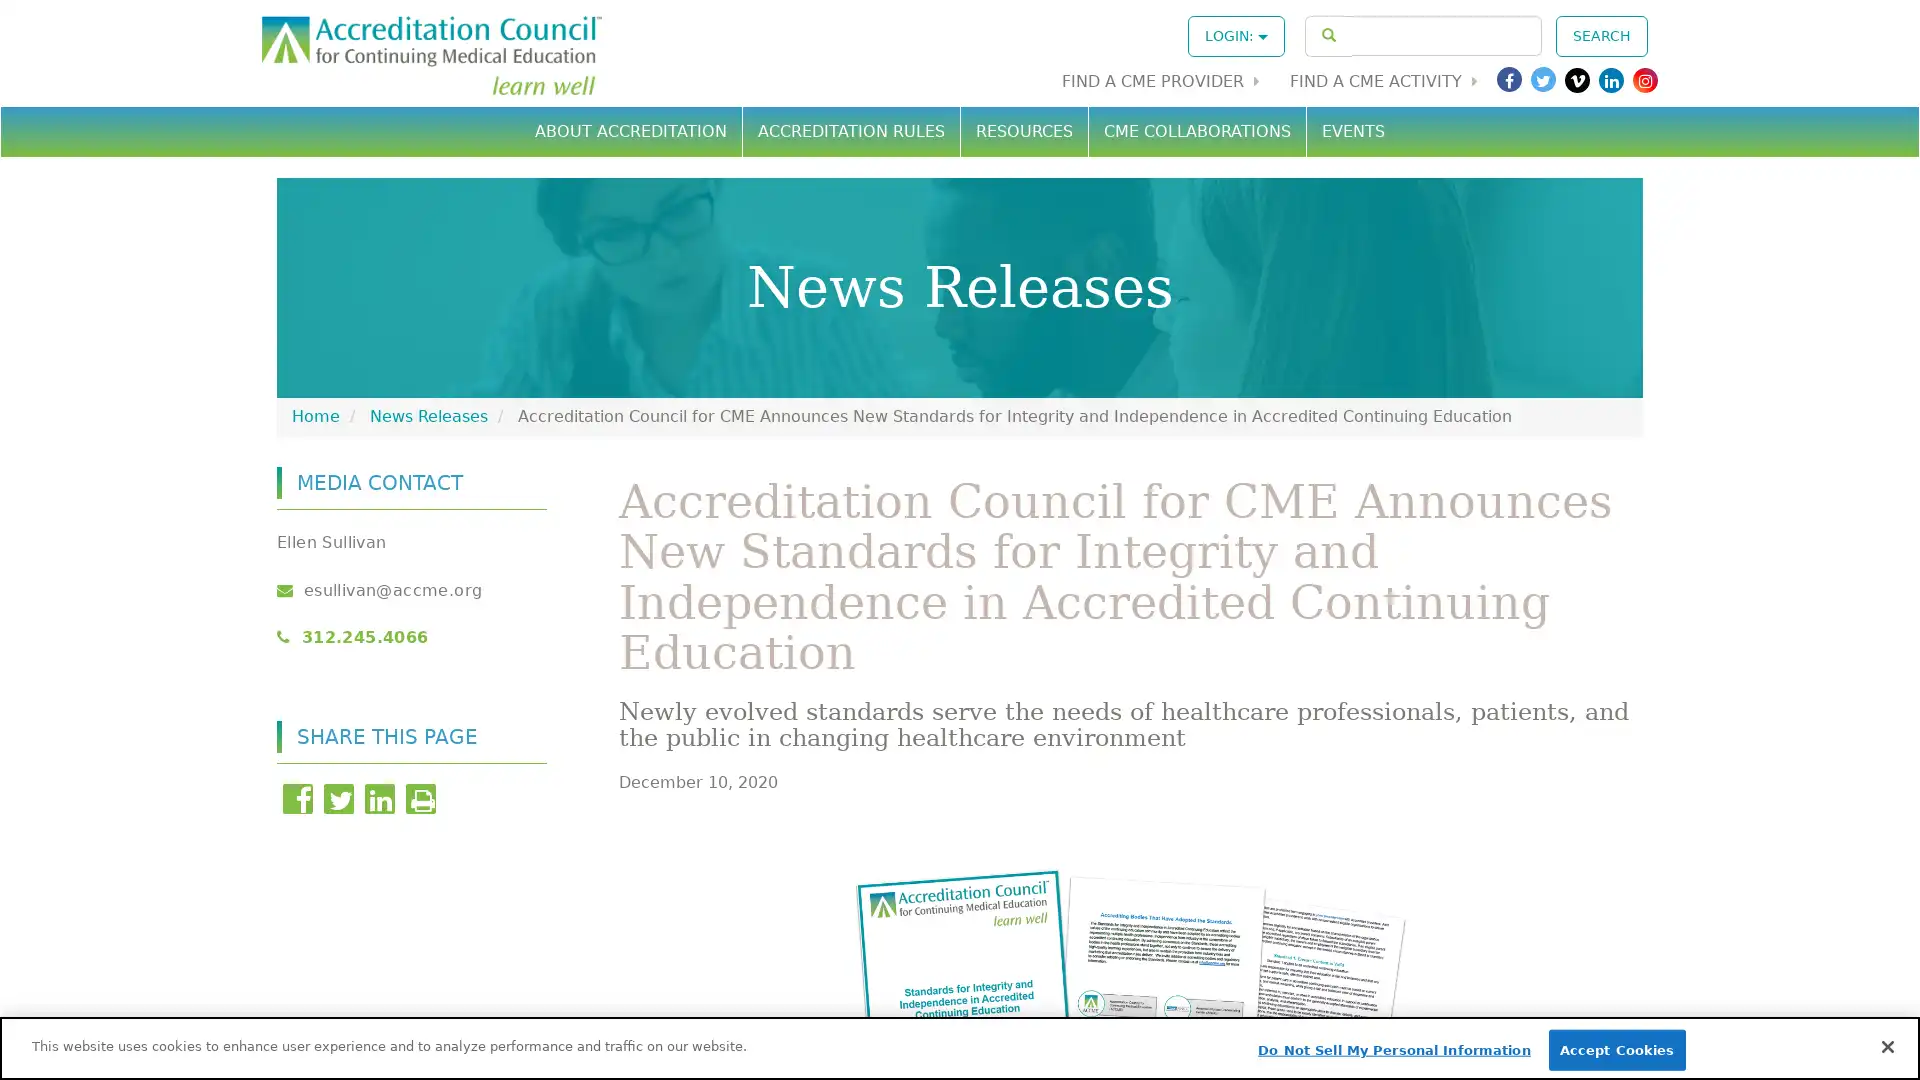  Describe the element at coordinates (1392, 1048) in the screenshot. I see `Do Not Sell My Personal Information` at that location.